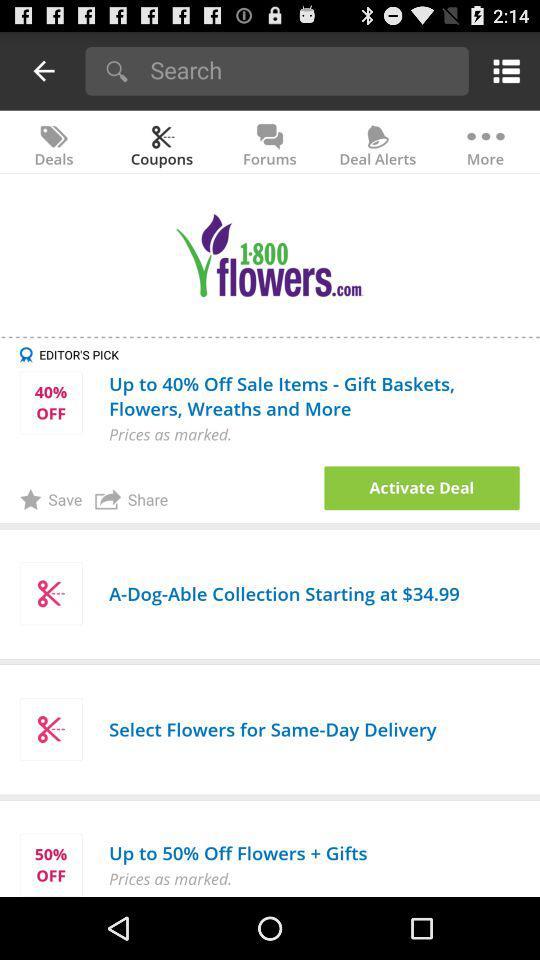 The image size is (540, 960). What do you see at coordinates (44, 70) in the screenshot?
I see `go back` at bounding box center [44, 70].